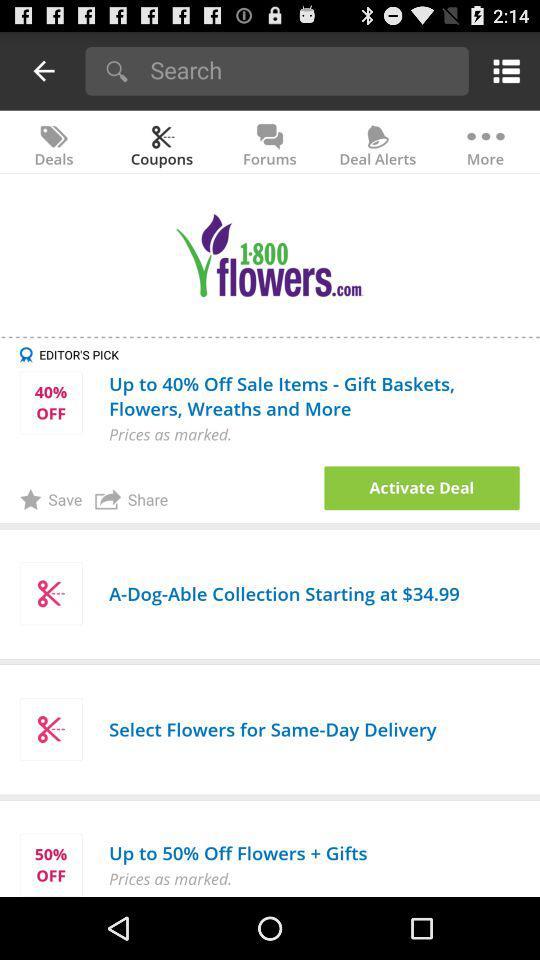 The image size is (540, 960). What do you see at coordinates (44, 70) in the screenshot?
I see `go back` at bounding box center [44, 70].